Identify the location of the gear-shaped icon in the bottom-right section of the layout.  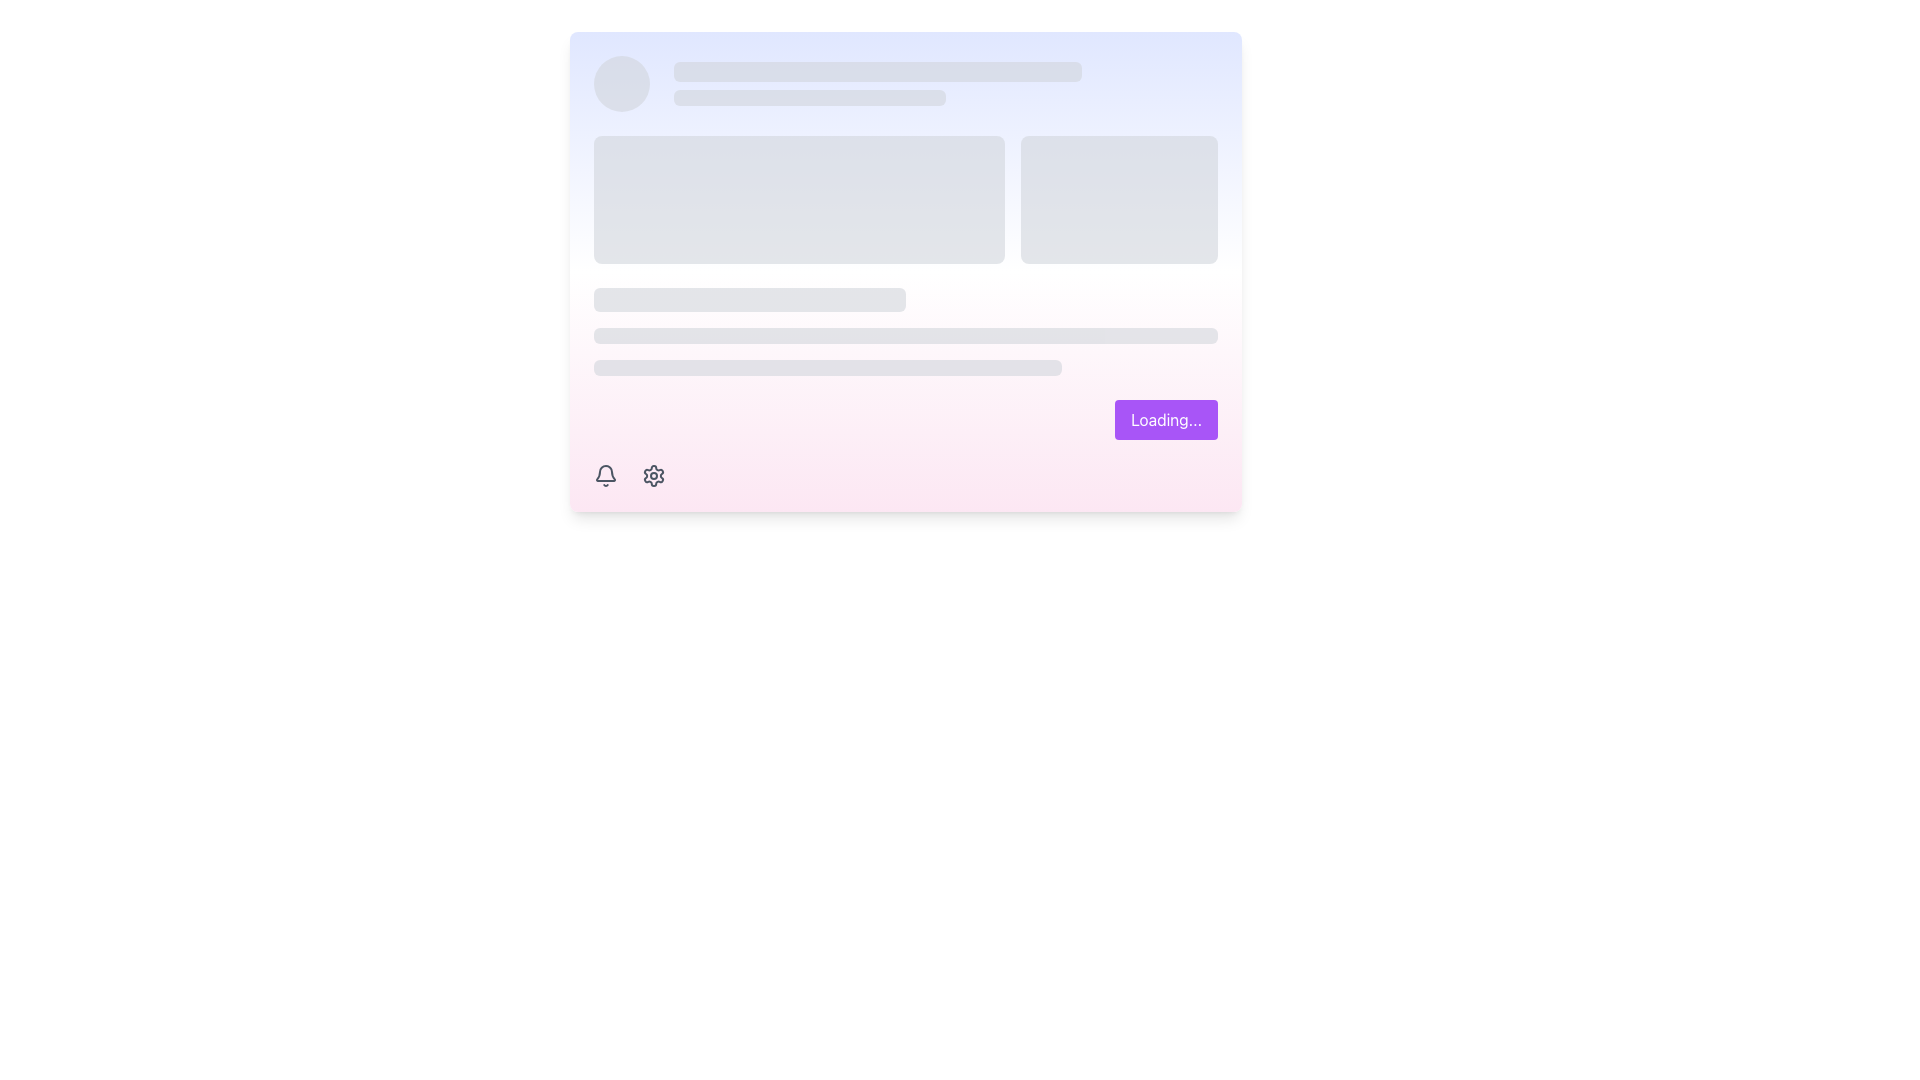
(653, 475).